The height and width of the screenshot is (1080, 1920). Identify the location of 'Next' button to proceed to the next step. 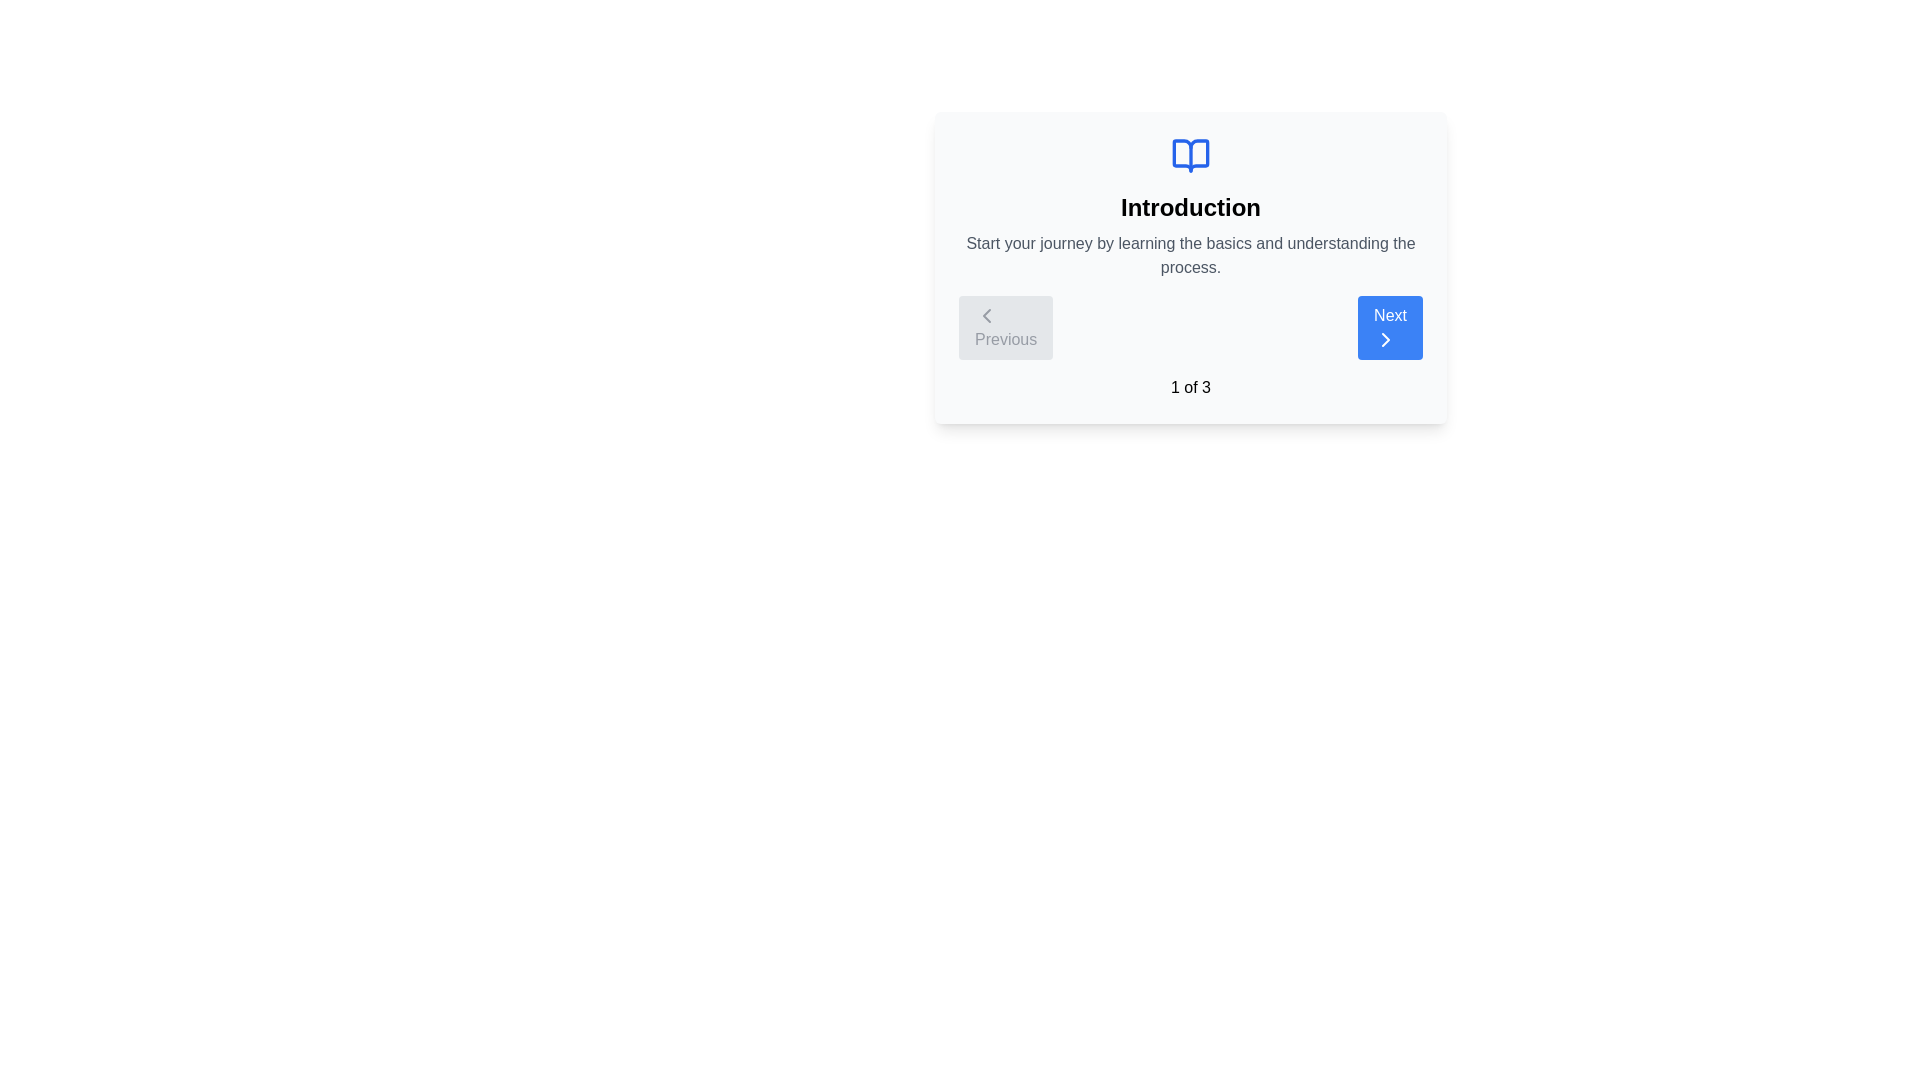
(1389, 326).